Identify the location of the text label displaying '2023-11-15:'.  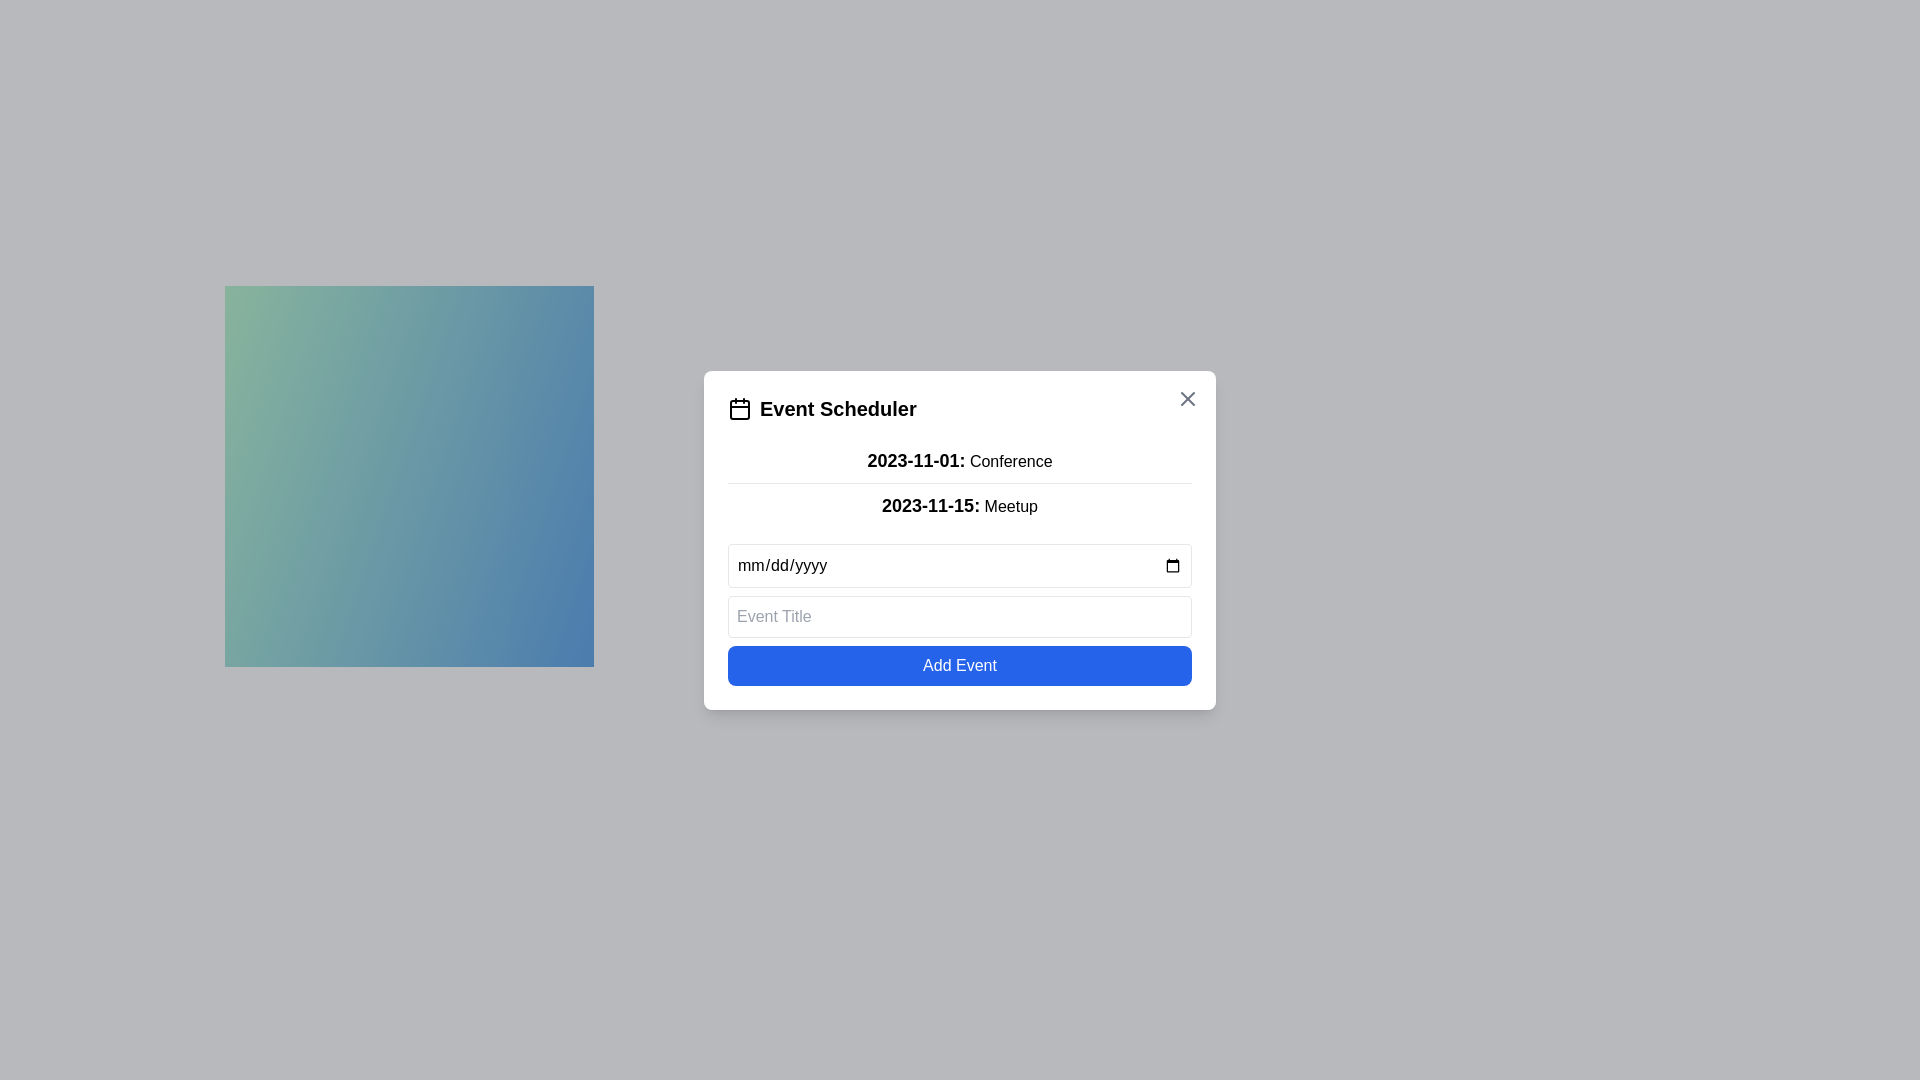
(930, 504).